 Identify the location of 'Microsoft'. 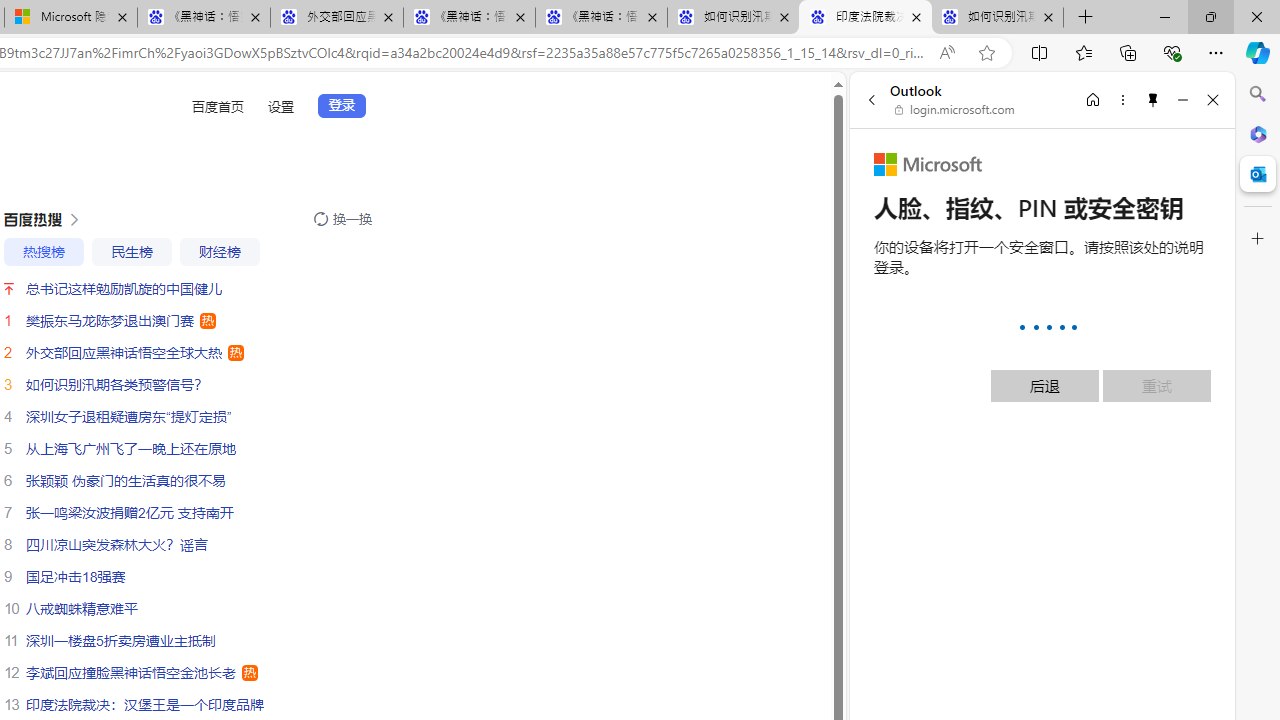
(927, 164).